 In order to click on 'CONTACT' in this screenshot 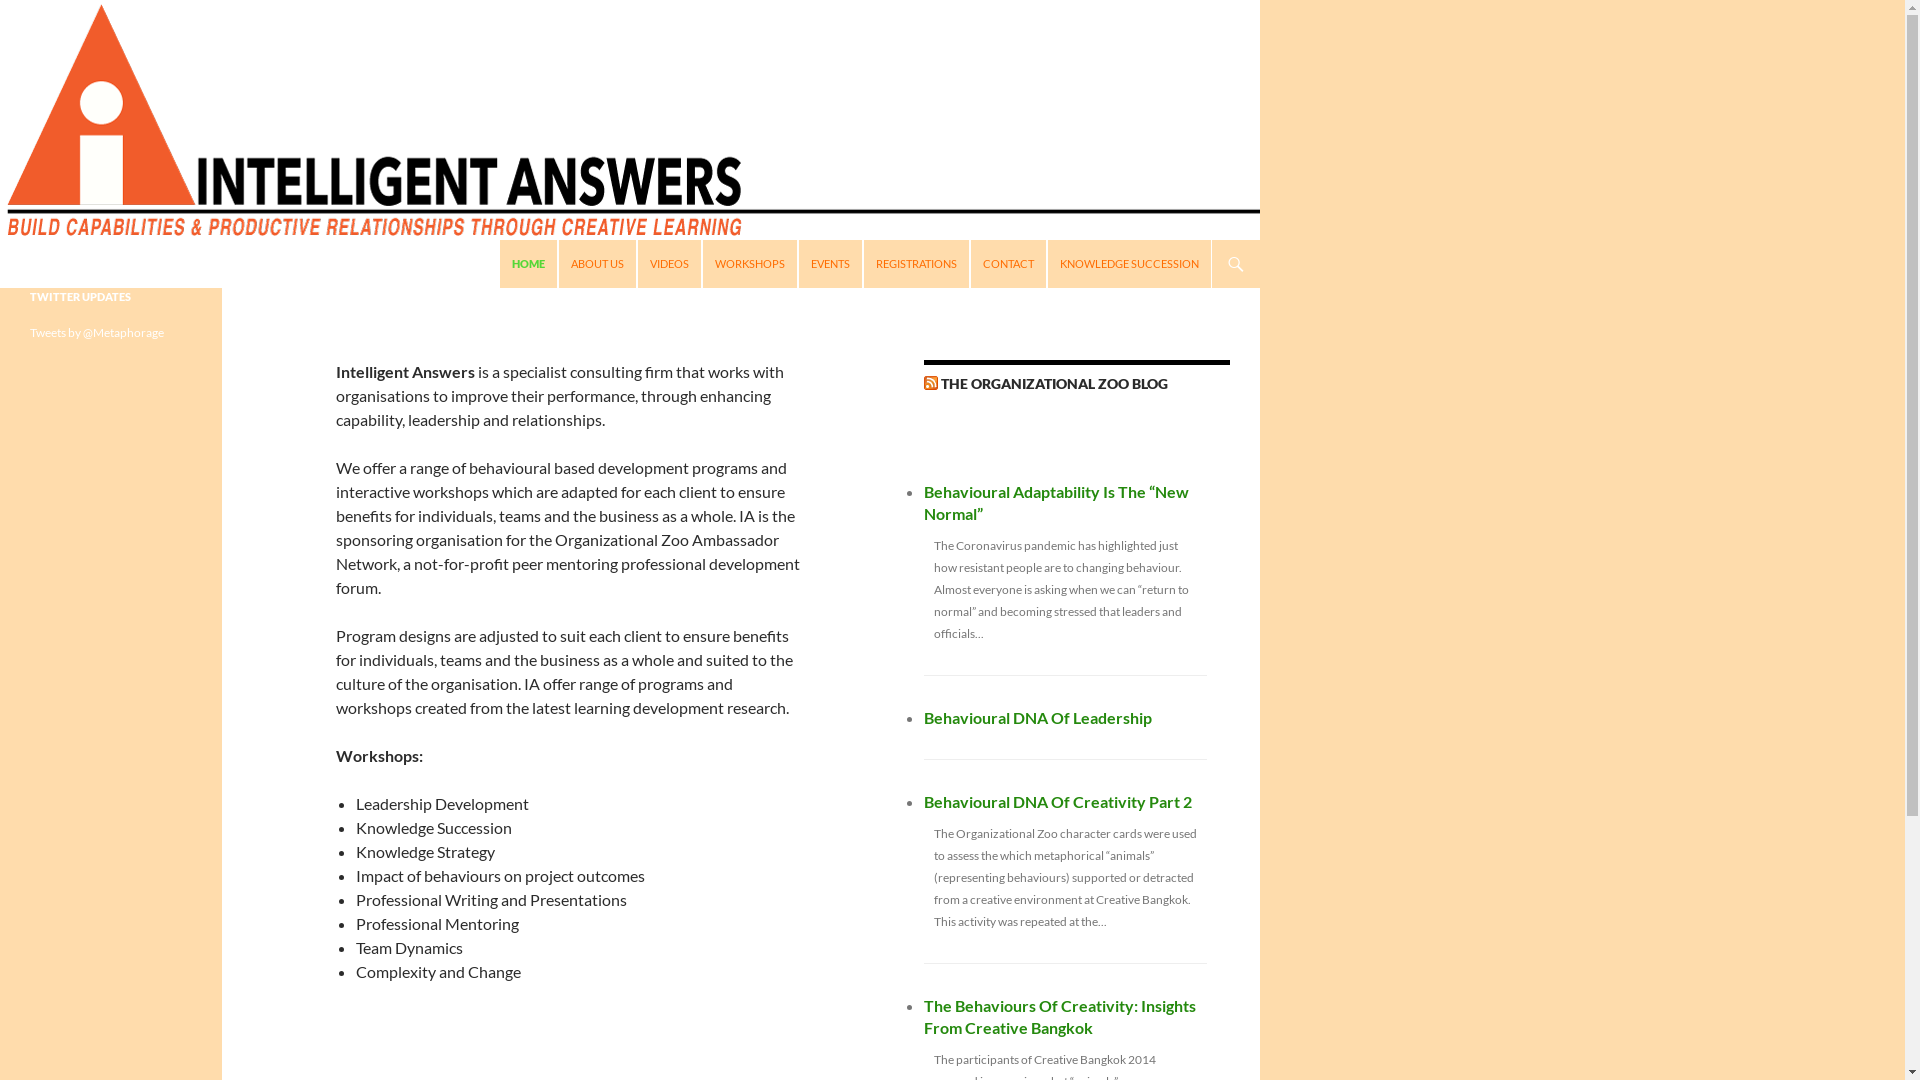, I will do `click(970, 262)`.